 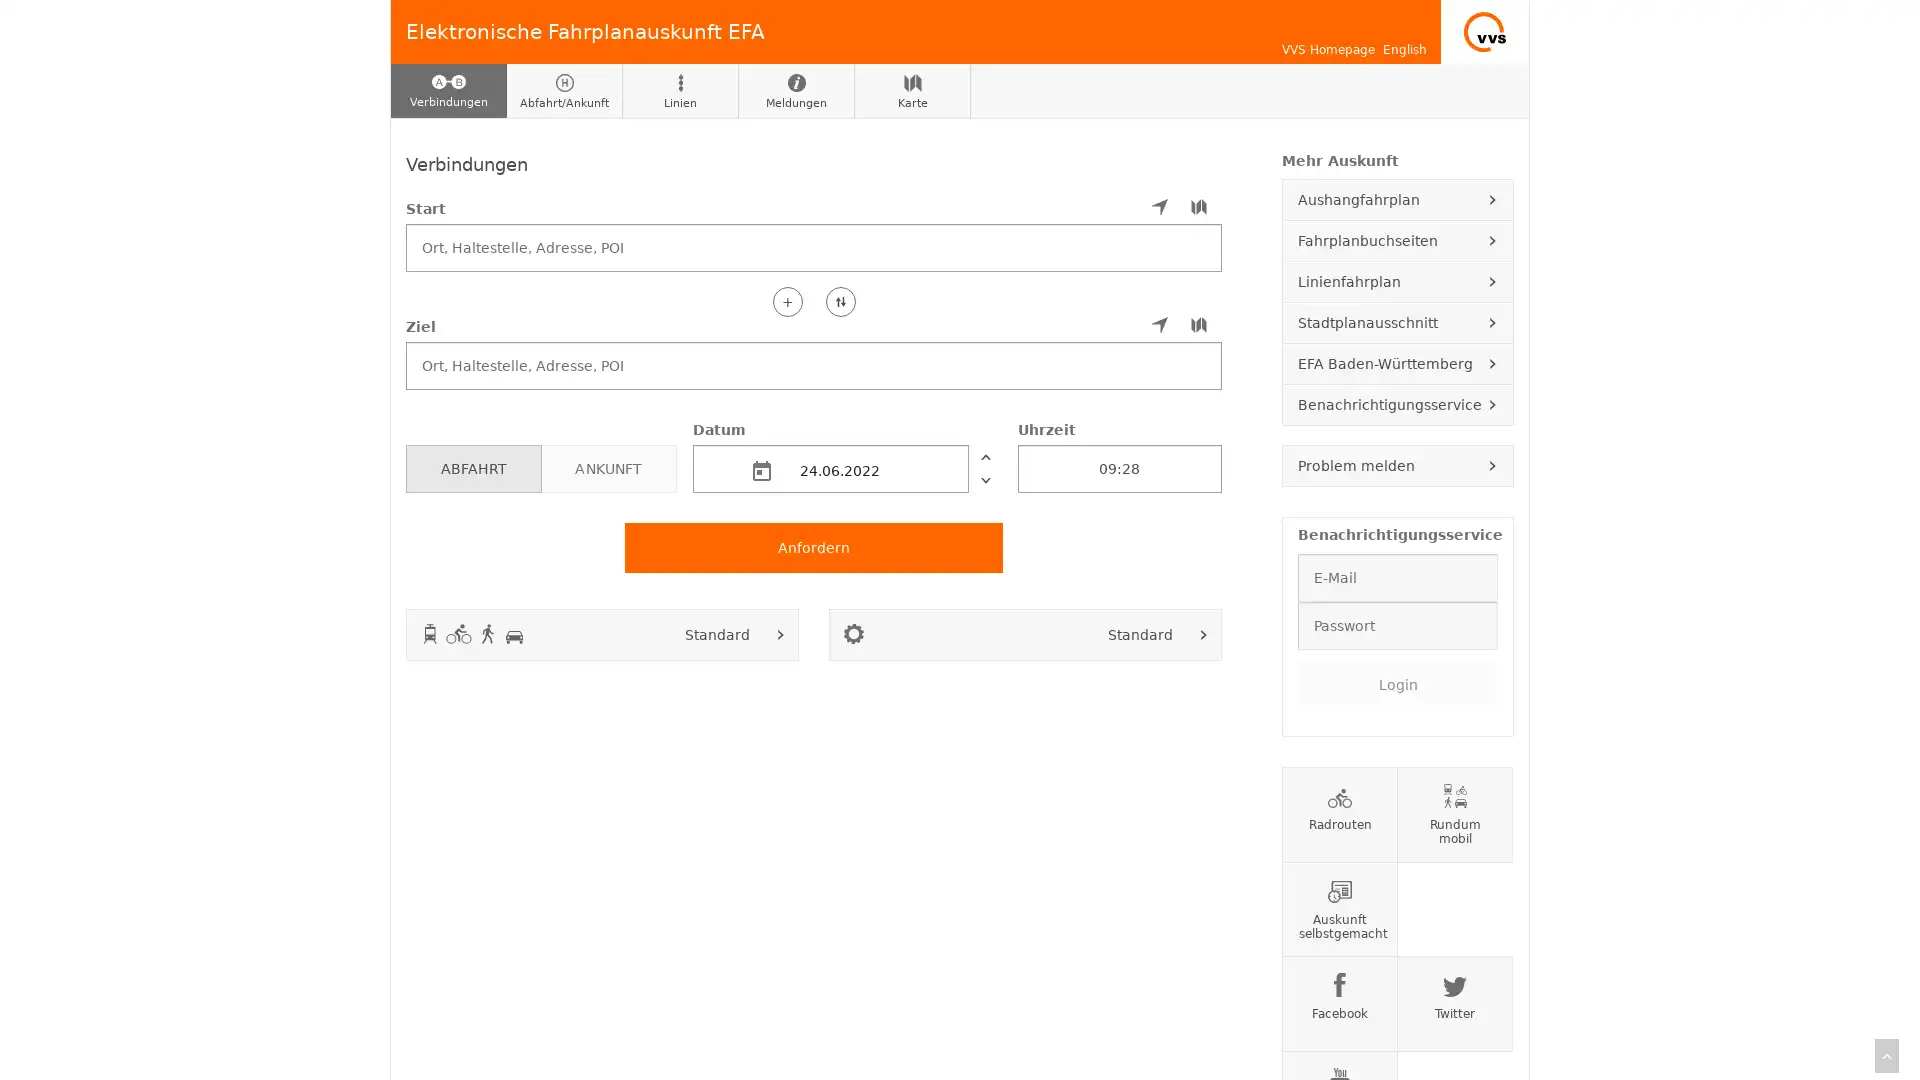 I want to click on Linien, so click(x=681, y=91).